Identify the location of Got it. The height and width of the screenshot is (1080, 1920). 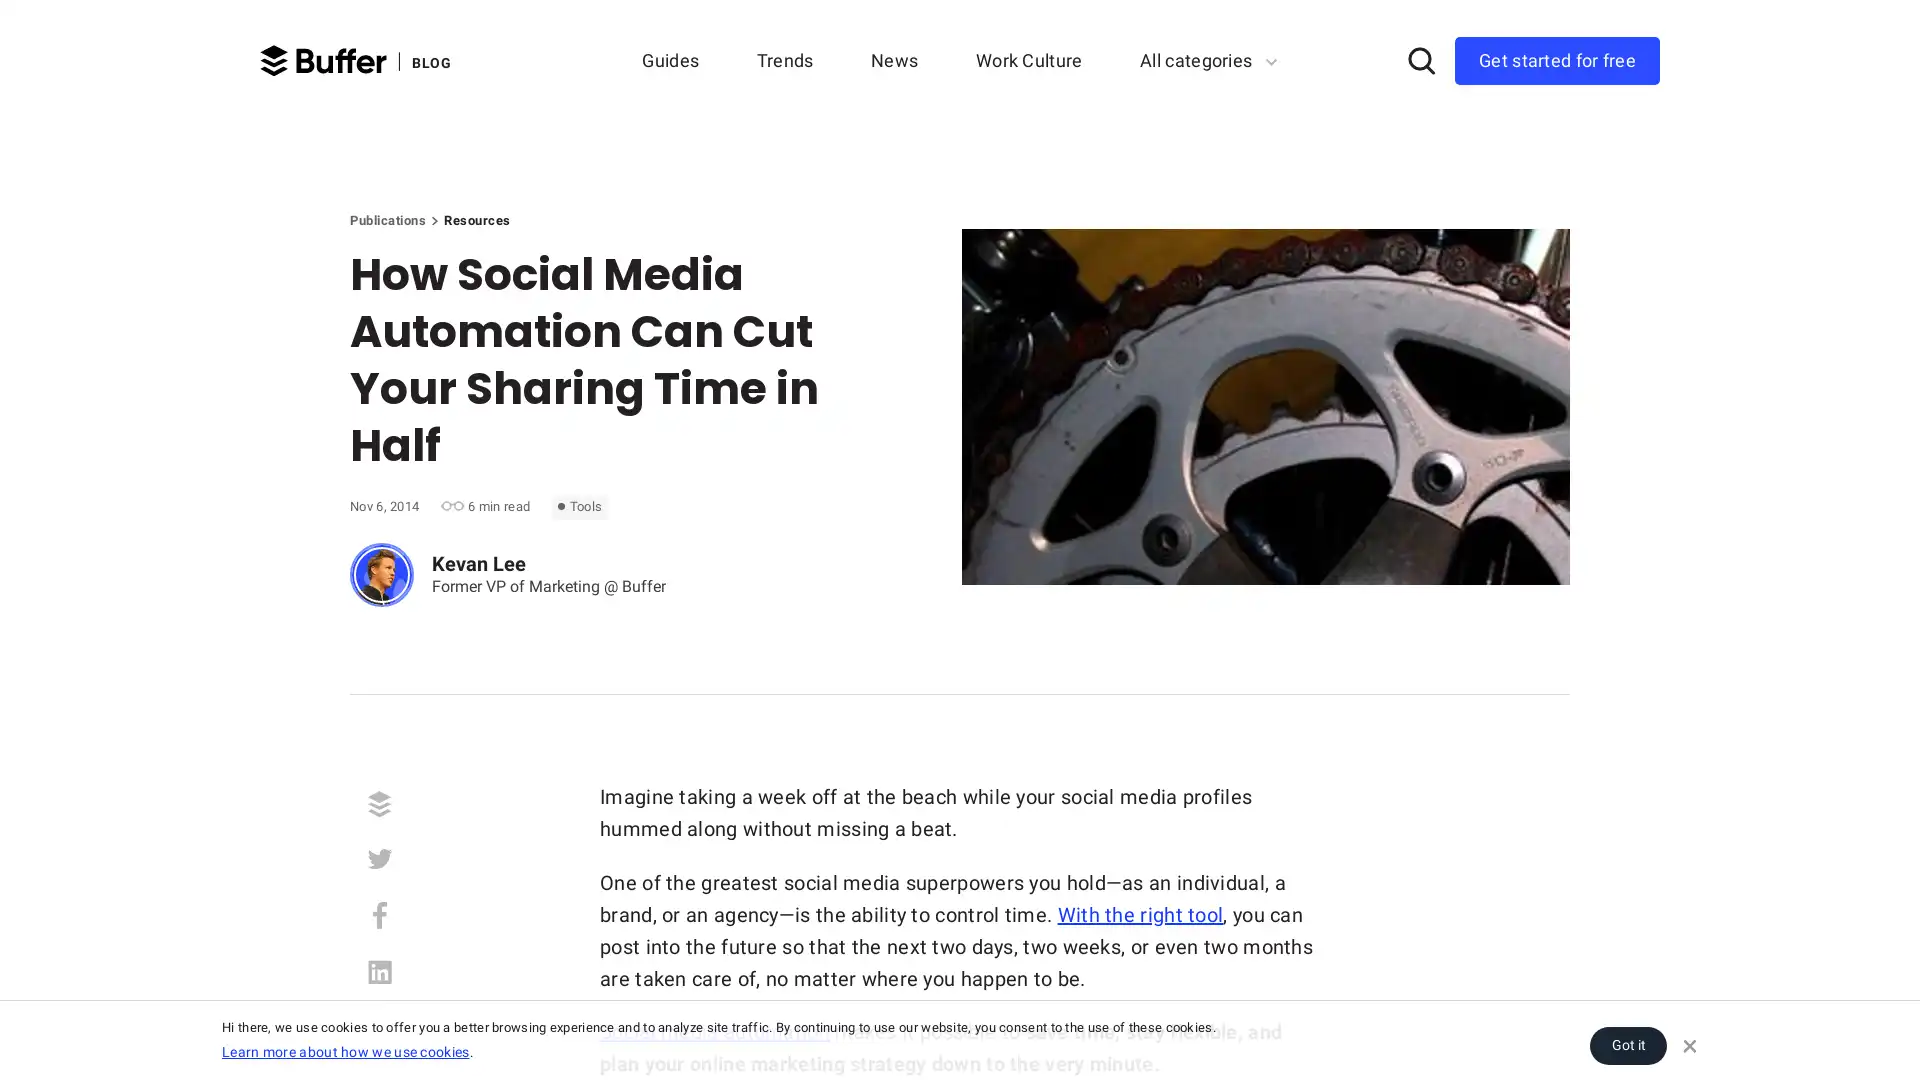
(1628, 1044).